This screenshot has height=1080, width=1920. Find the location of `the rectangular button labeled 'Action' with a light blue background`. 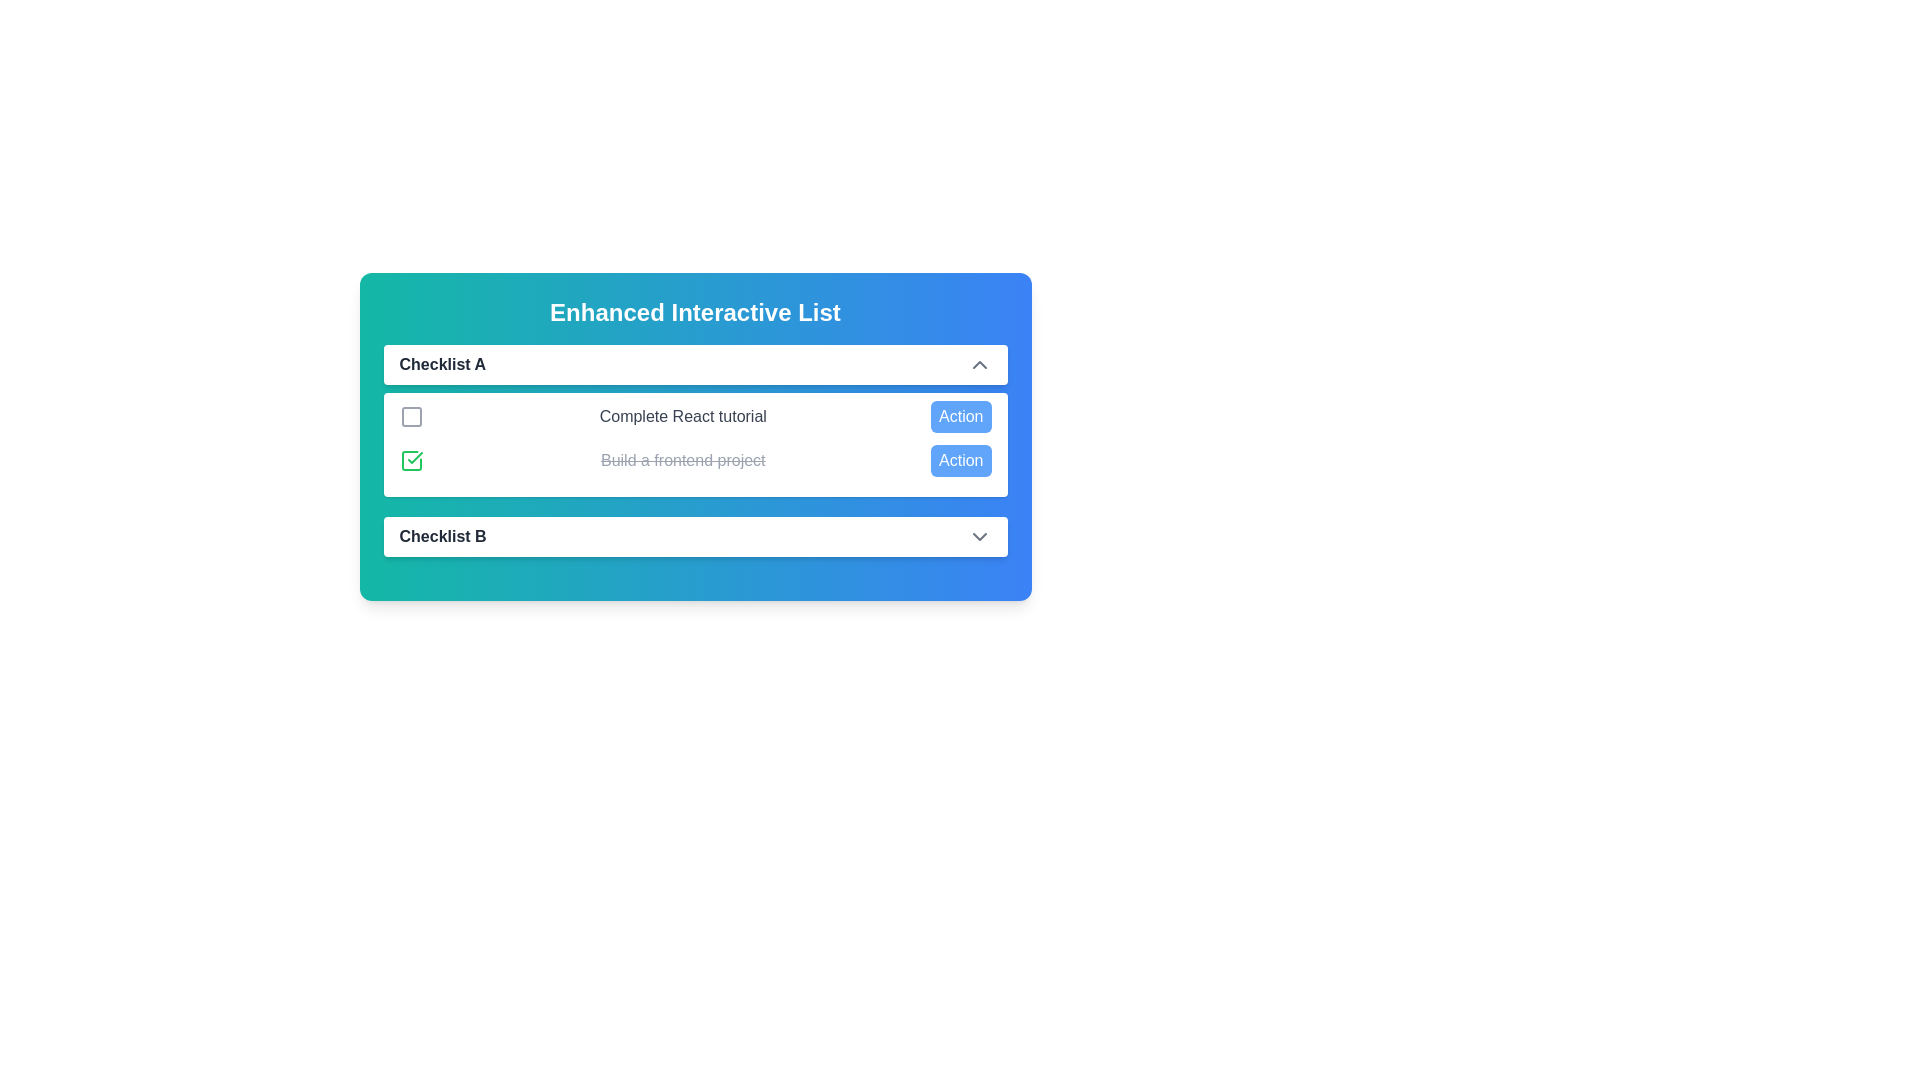

the rectangular button labeled 'Action' with a light blue background is located at coordinates (961, 415).